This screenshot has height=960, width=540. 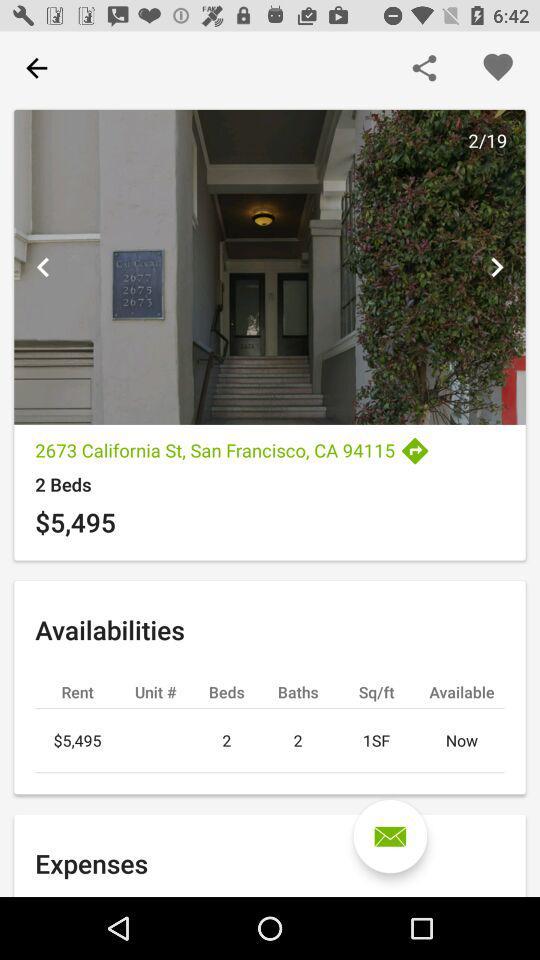 I want to click on go back, so click(x=43, y=266).